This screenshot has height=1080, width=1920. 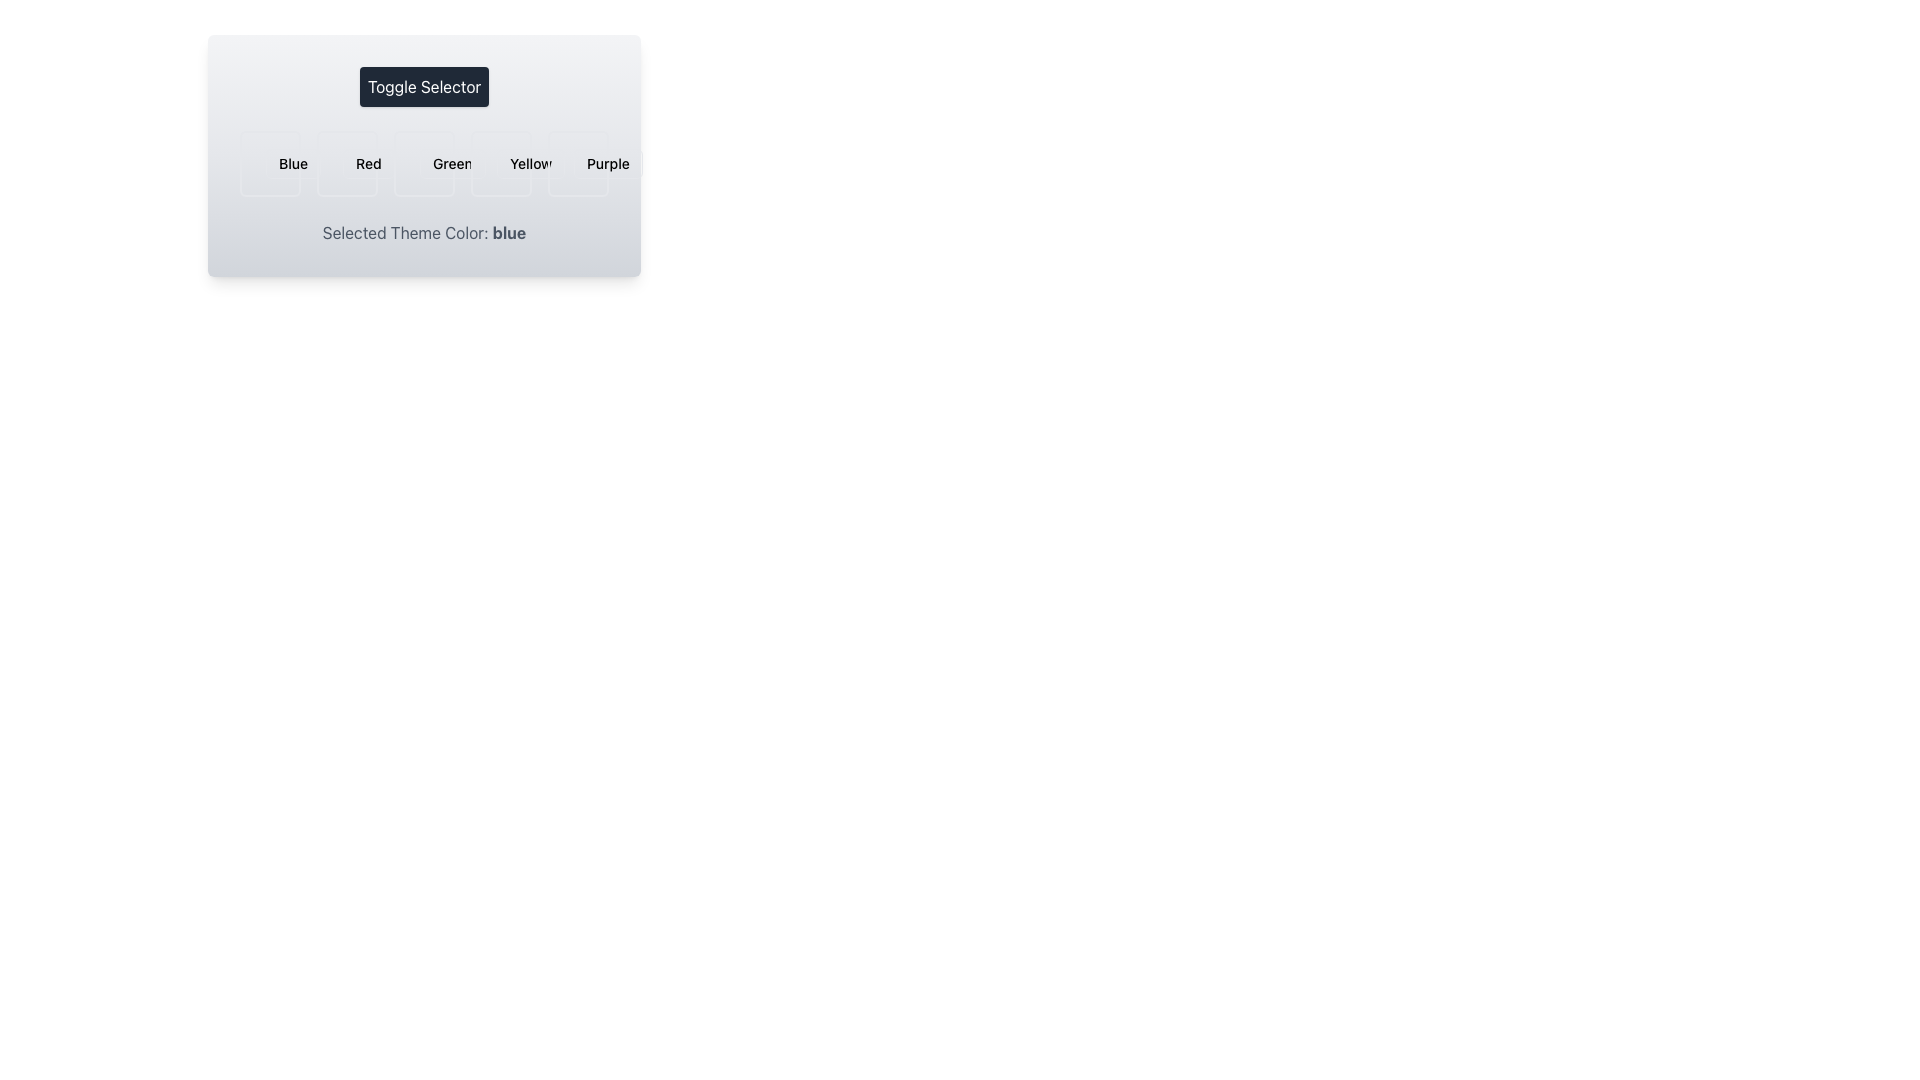 I want to click on the 'Yellow' toggle icon located in the middle section of the interface, which visually represents the 'Yellow' option and is centered between the 'Green' and 'Purple' toggles, so click(x=500, y=163).